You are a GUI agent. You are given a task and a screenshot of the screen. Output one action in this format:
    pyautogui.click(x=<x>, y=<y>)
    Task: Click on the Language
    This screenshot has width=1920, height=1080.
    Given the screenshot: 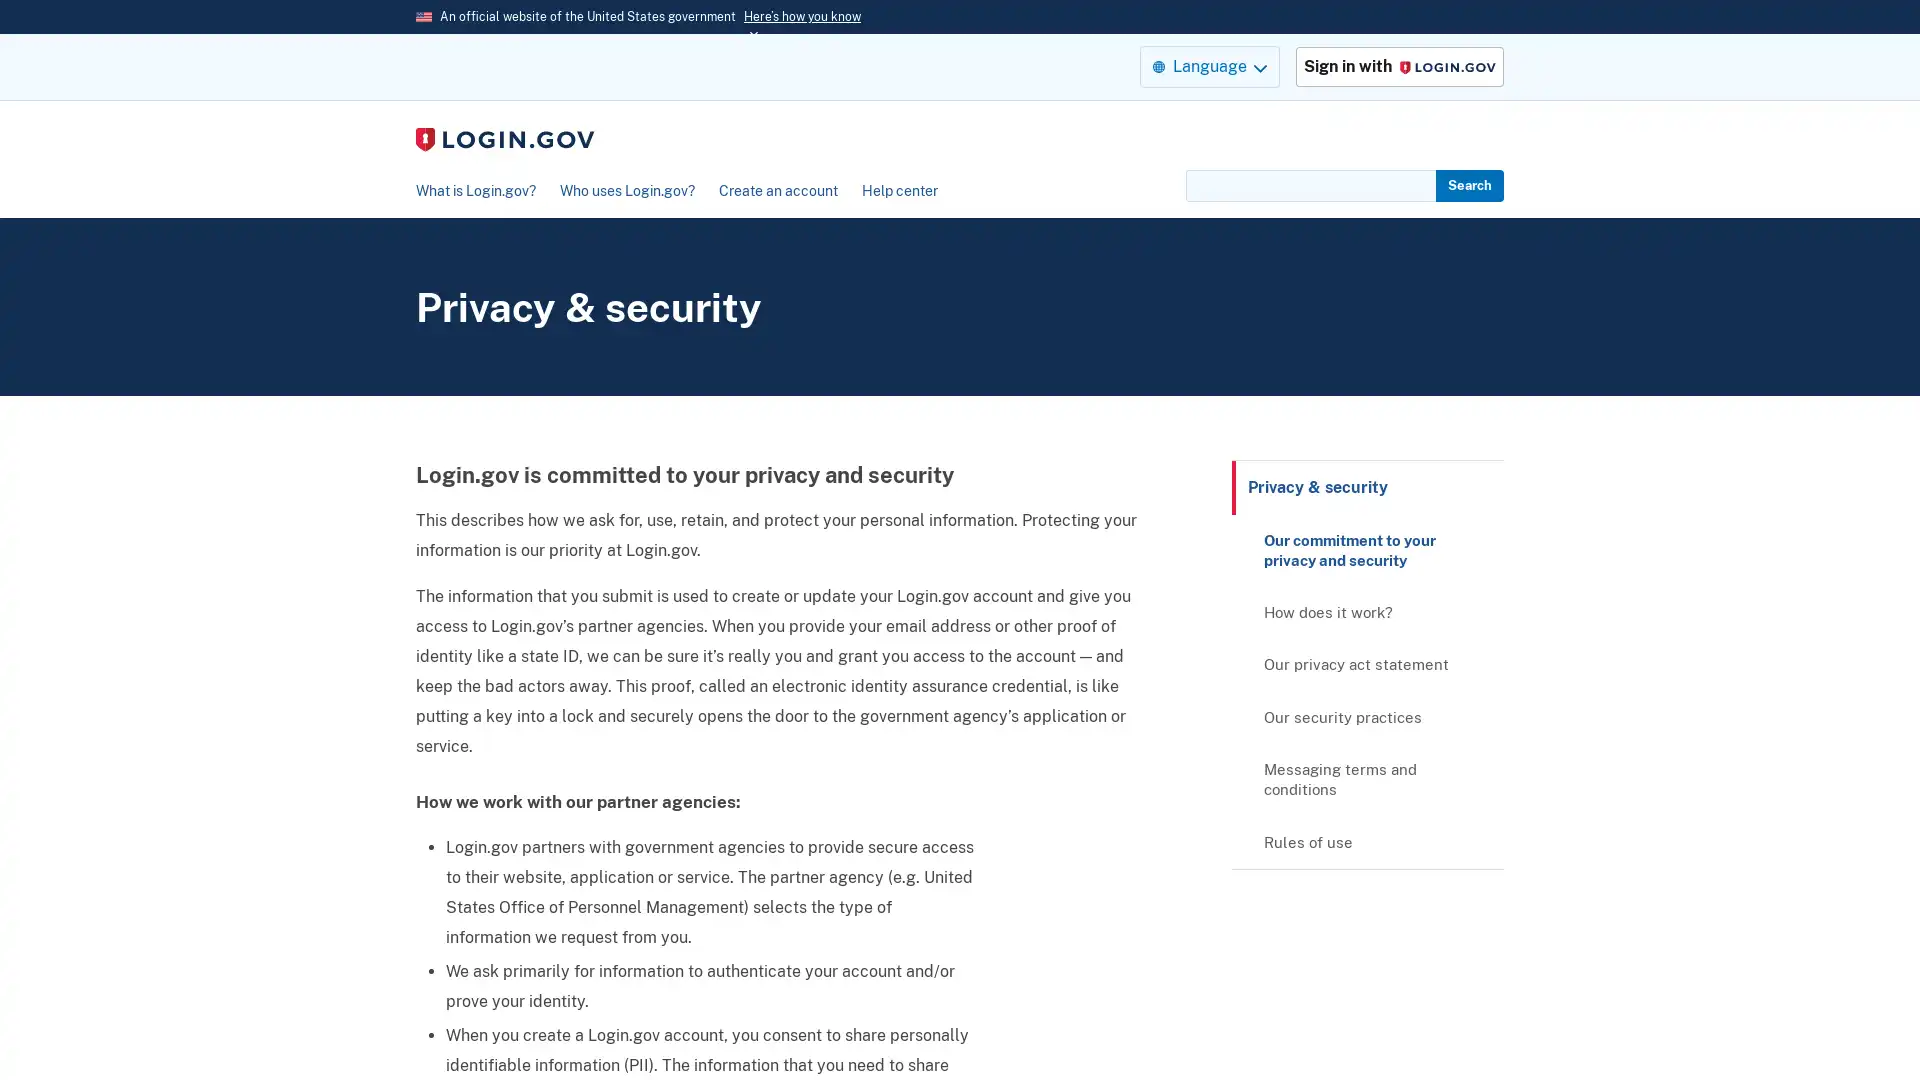 What is the action you would take?
    pyautogui.click(x=1208, y=65)
    